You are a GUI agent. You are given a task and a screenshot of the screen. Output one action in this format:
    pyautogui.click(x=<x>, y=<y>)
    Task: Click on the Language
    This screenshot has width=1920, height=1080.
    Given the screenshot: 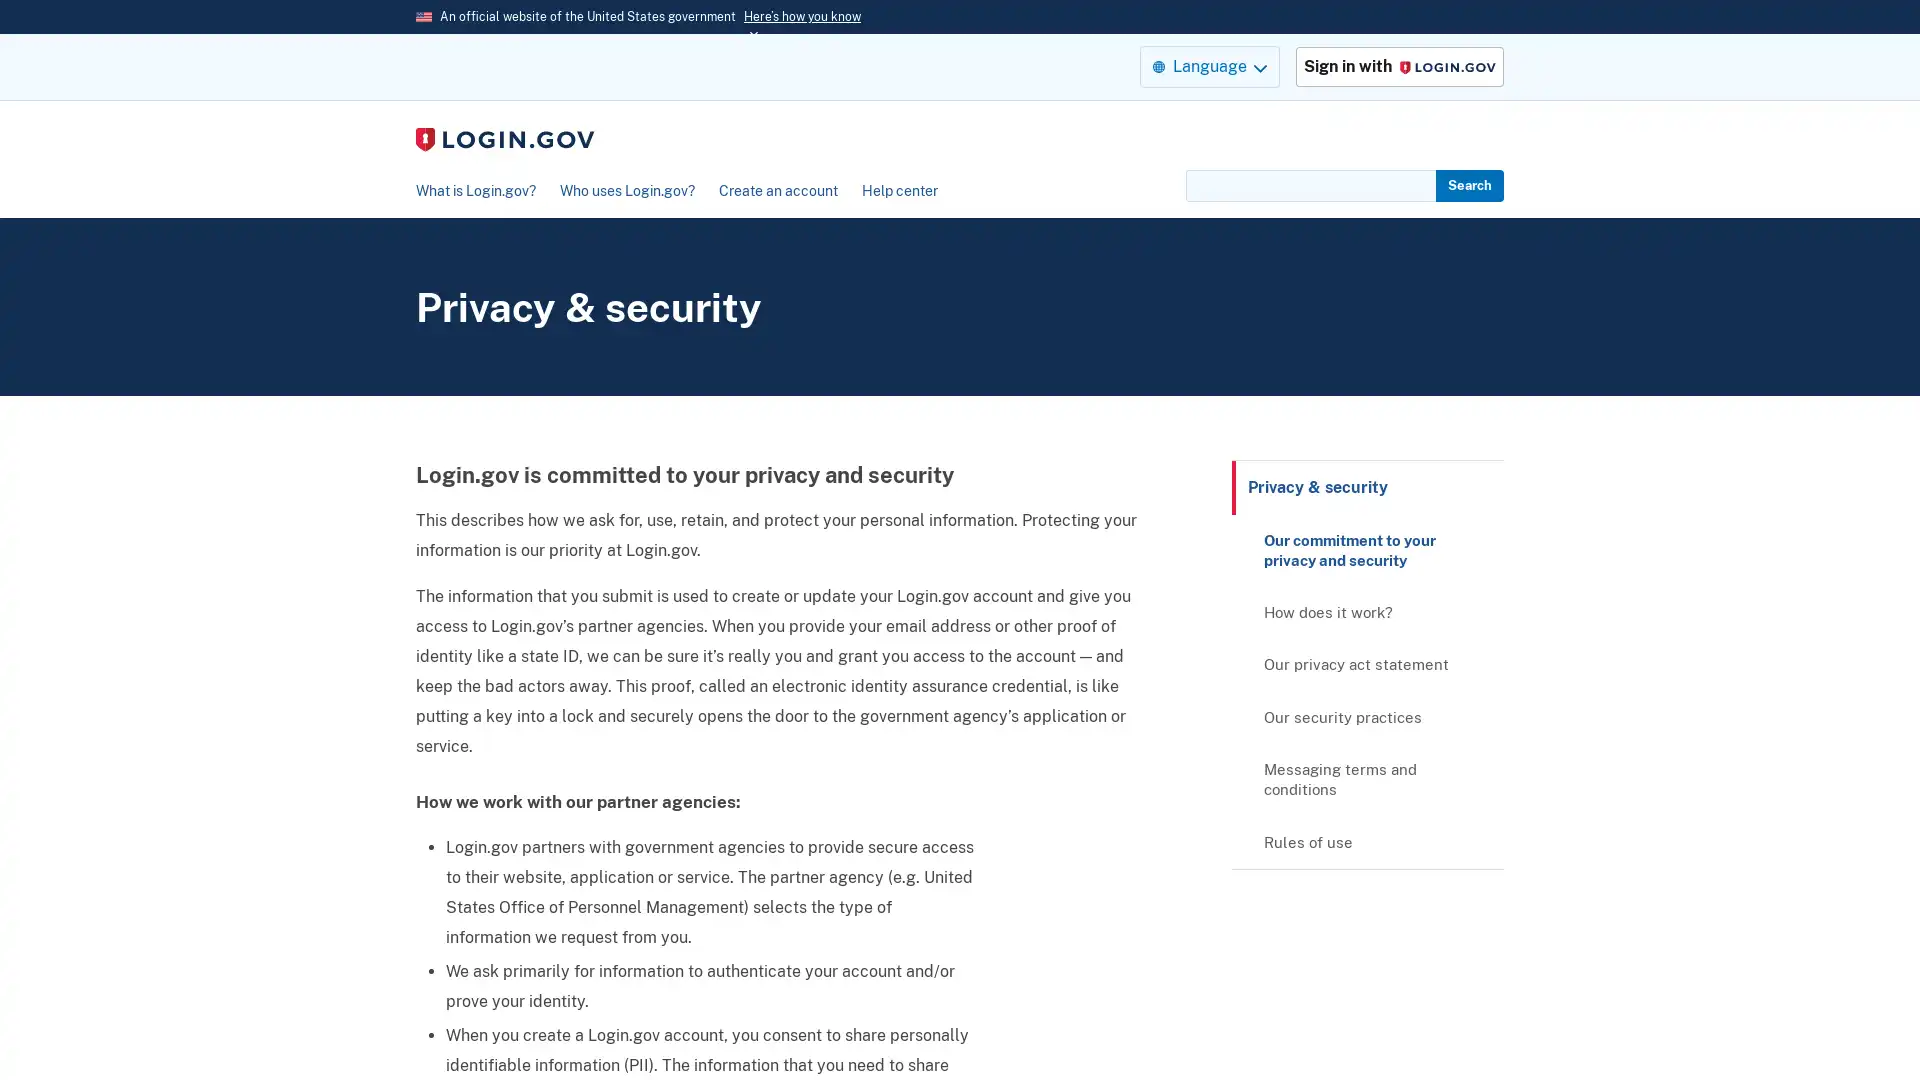 What is the action you would take?
    pyautogui.click(x=1208, y=65)
    